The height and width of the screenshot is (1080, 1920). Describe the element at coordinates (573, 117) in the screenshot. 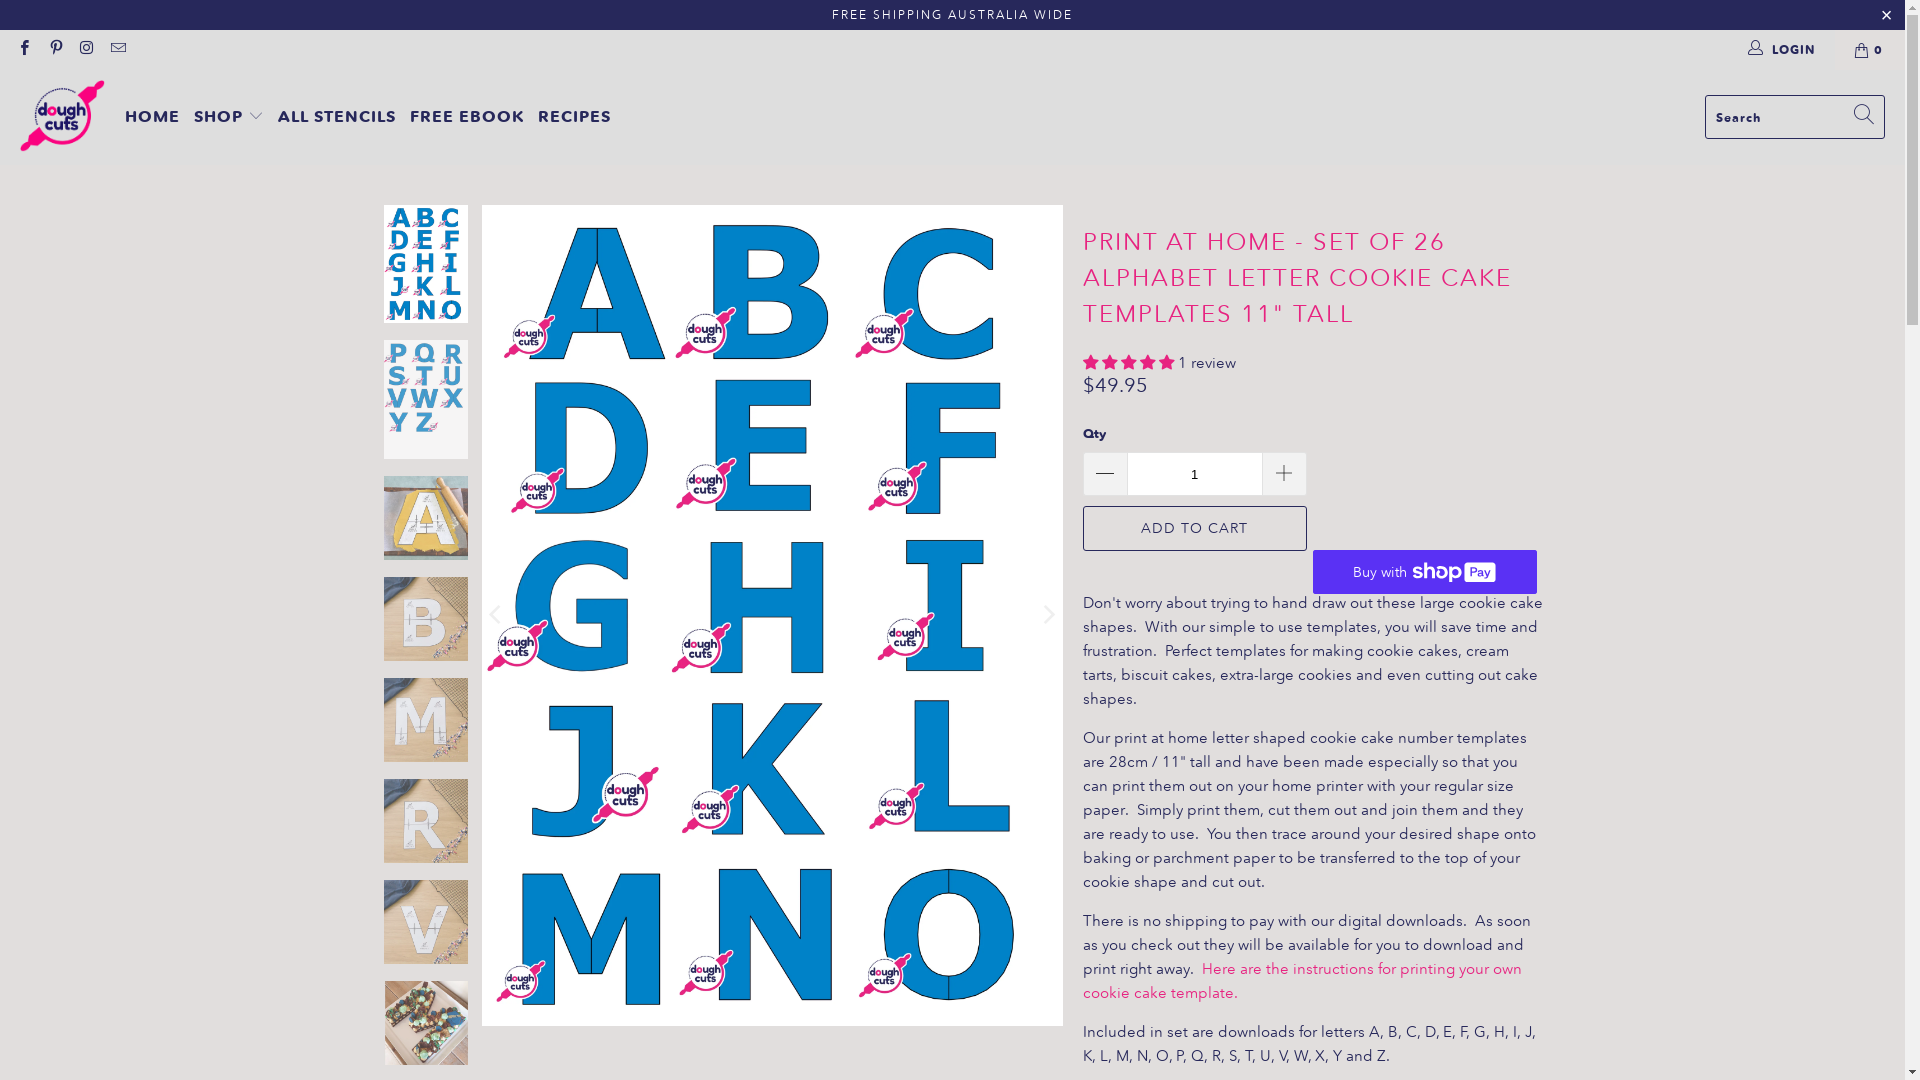

I see `'RECIPES'` at that location.